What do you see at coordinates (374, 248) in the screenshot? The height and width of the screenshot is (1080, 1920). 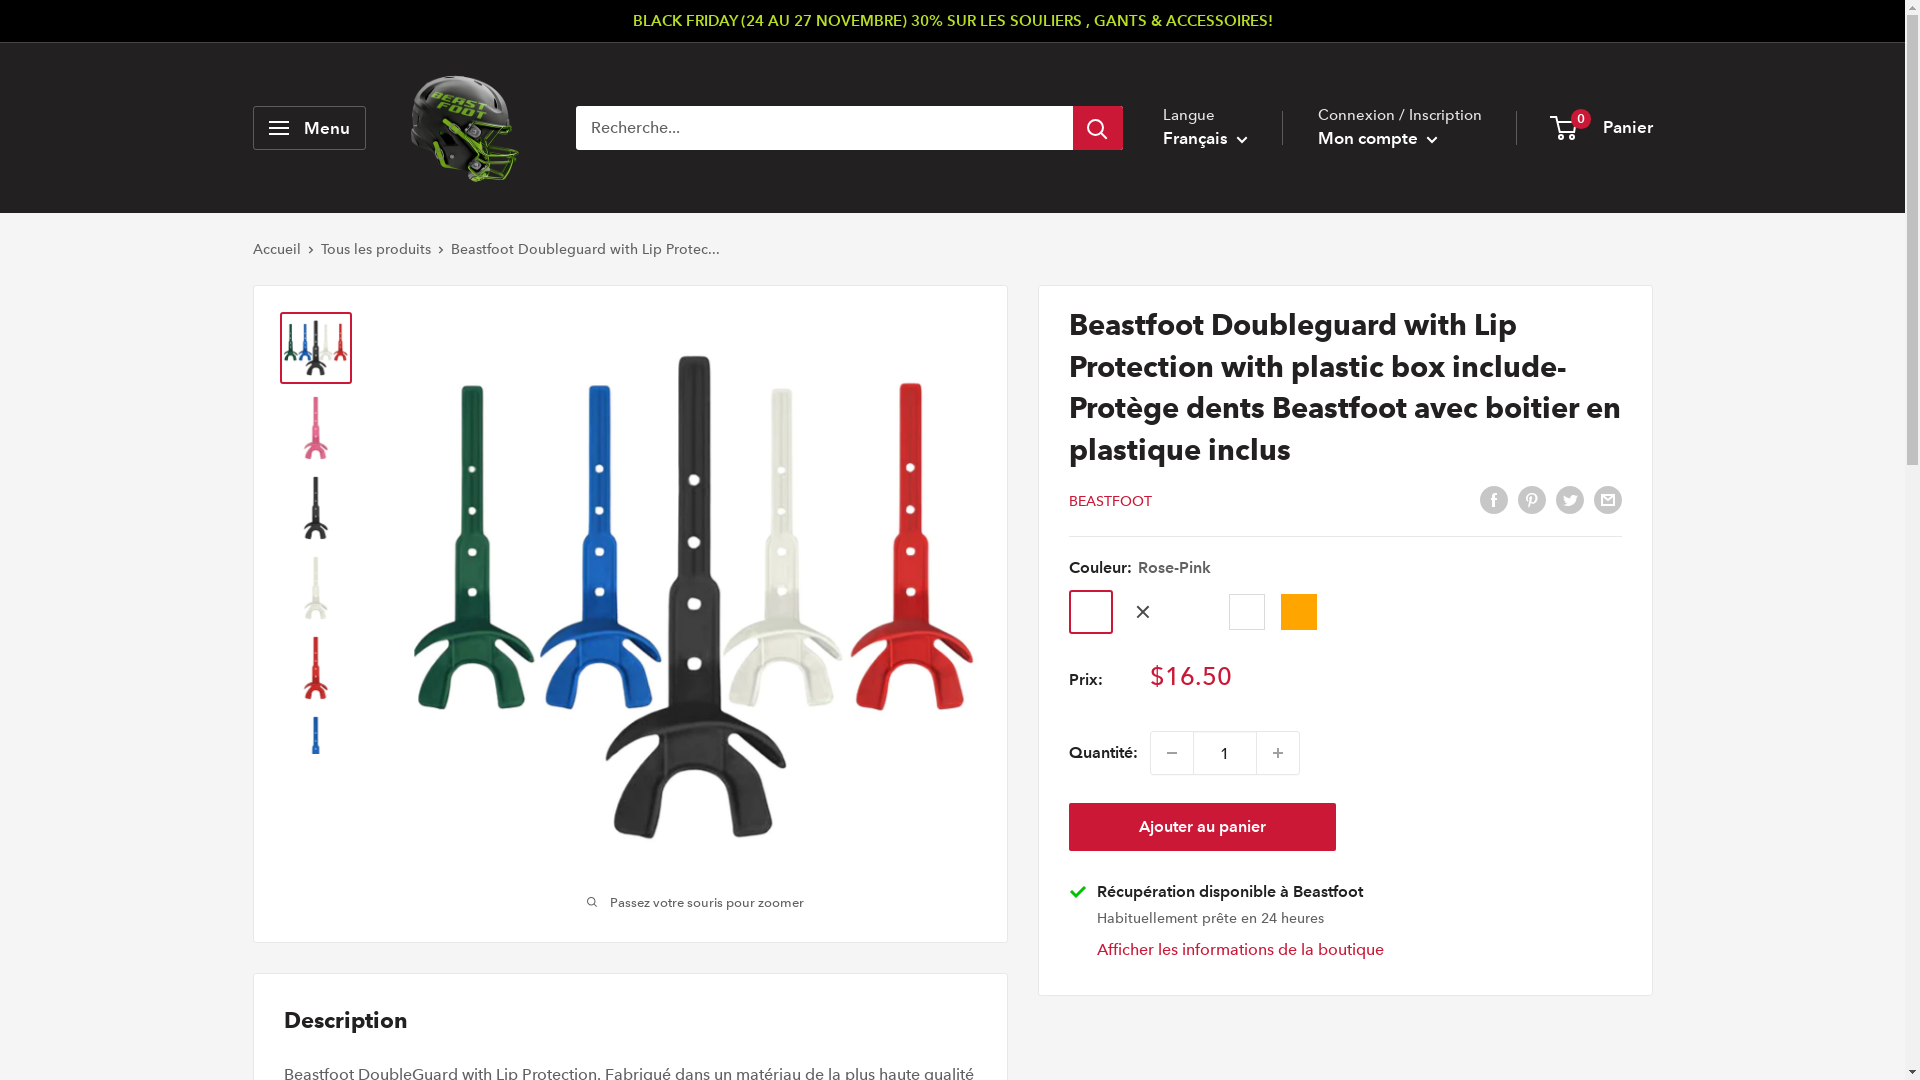 I see `'Tous les produits'` at bounding box center [374, 248].